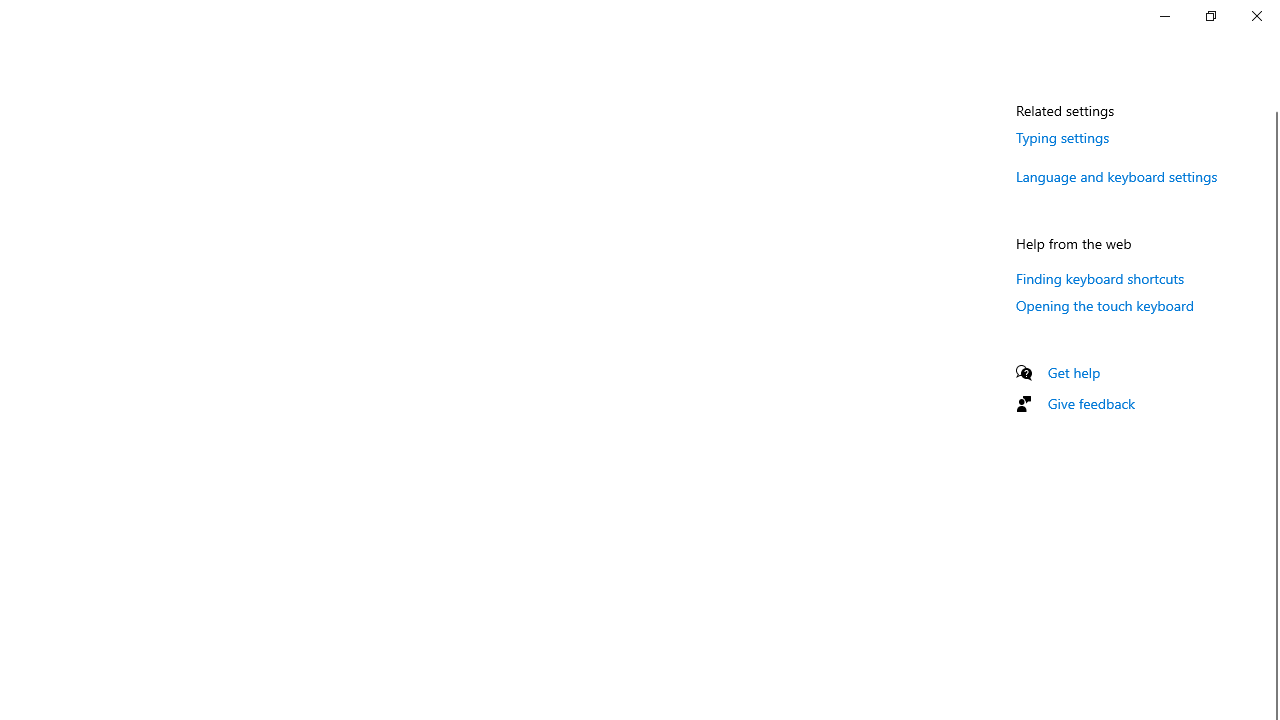 This screenshot has height=720, width=1280. What do you see at coordinates (1073, 372) in the screenshot?
I see `'Get help'` at bounding box center [1073, 372].